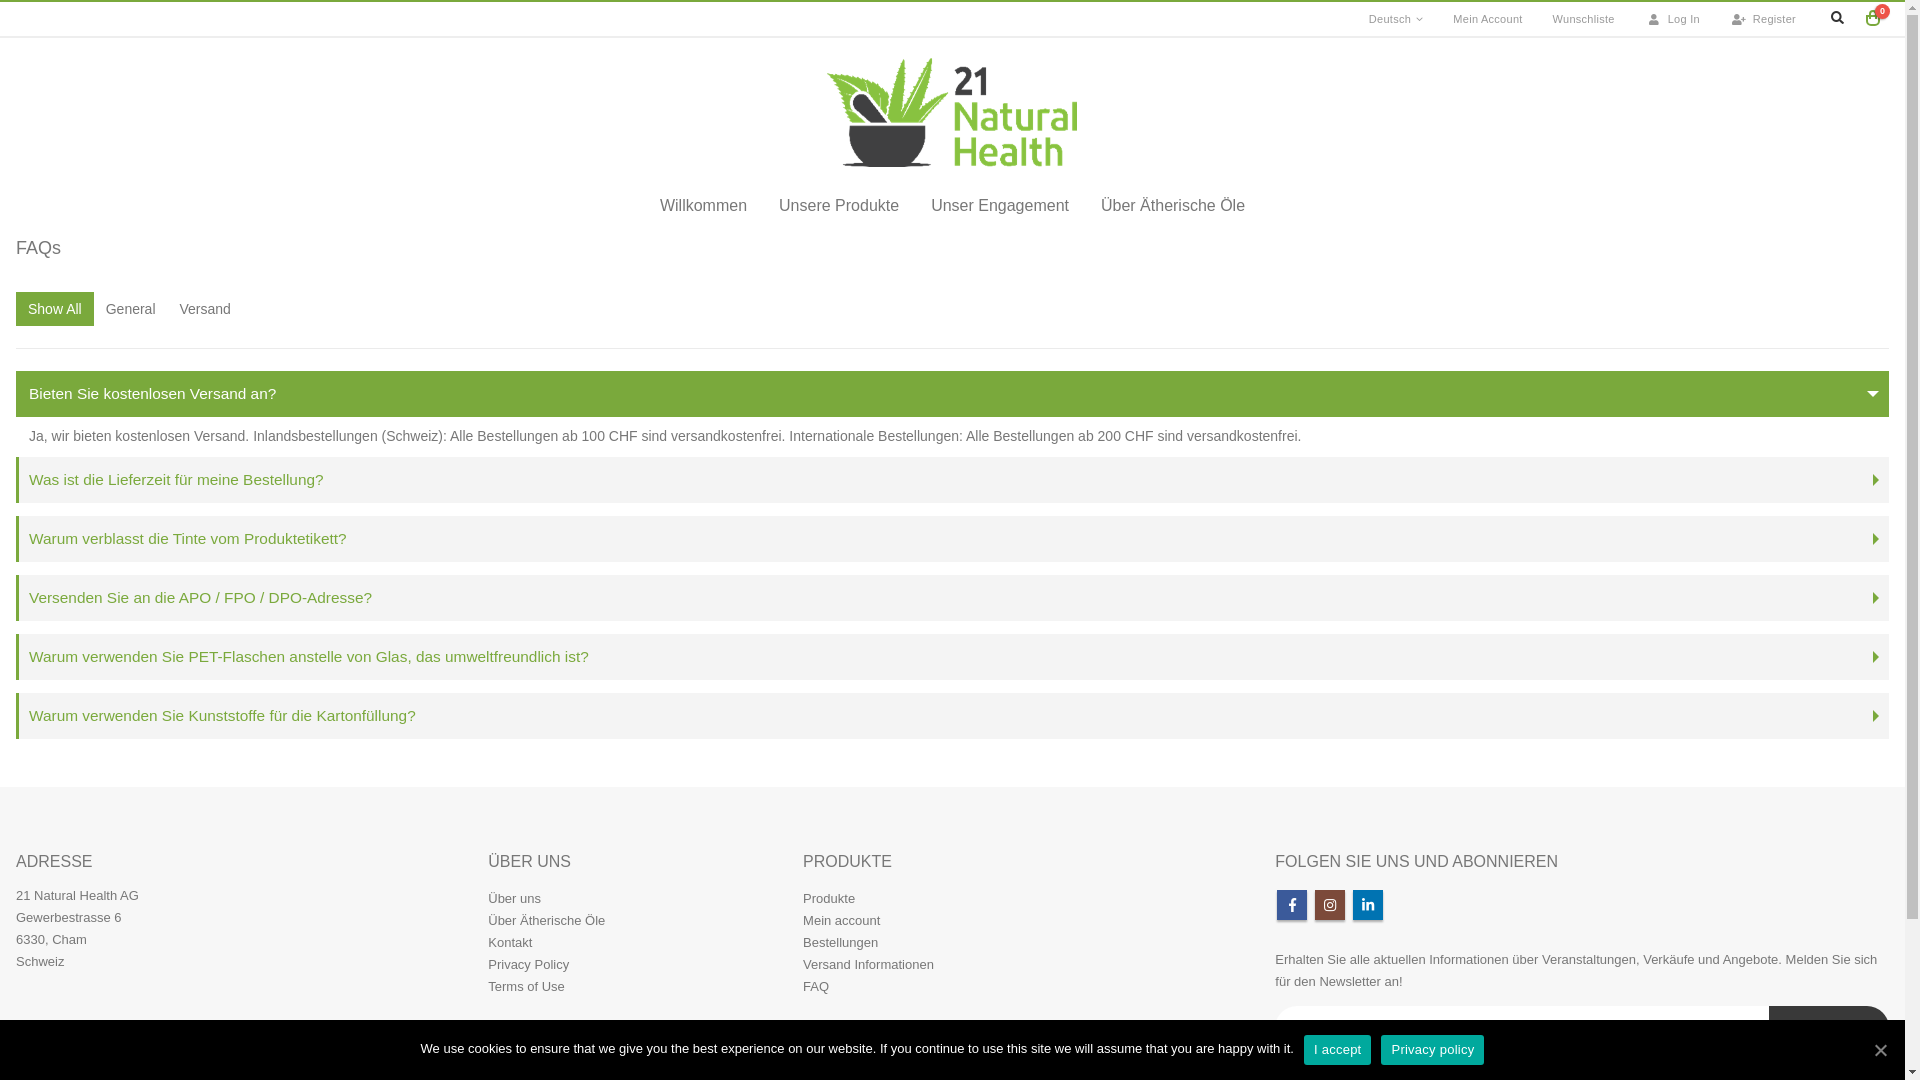 Image resolution: width=1920 pixels, height=1080 pixels. I want to click on 'Bestellungen', so click(840, 942).